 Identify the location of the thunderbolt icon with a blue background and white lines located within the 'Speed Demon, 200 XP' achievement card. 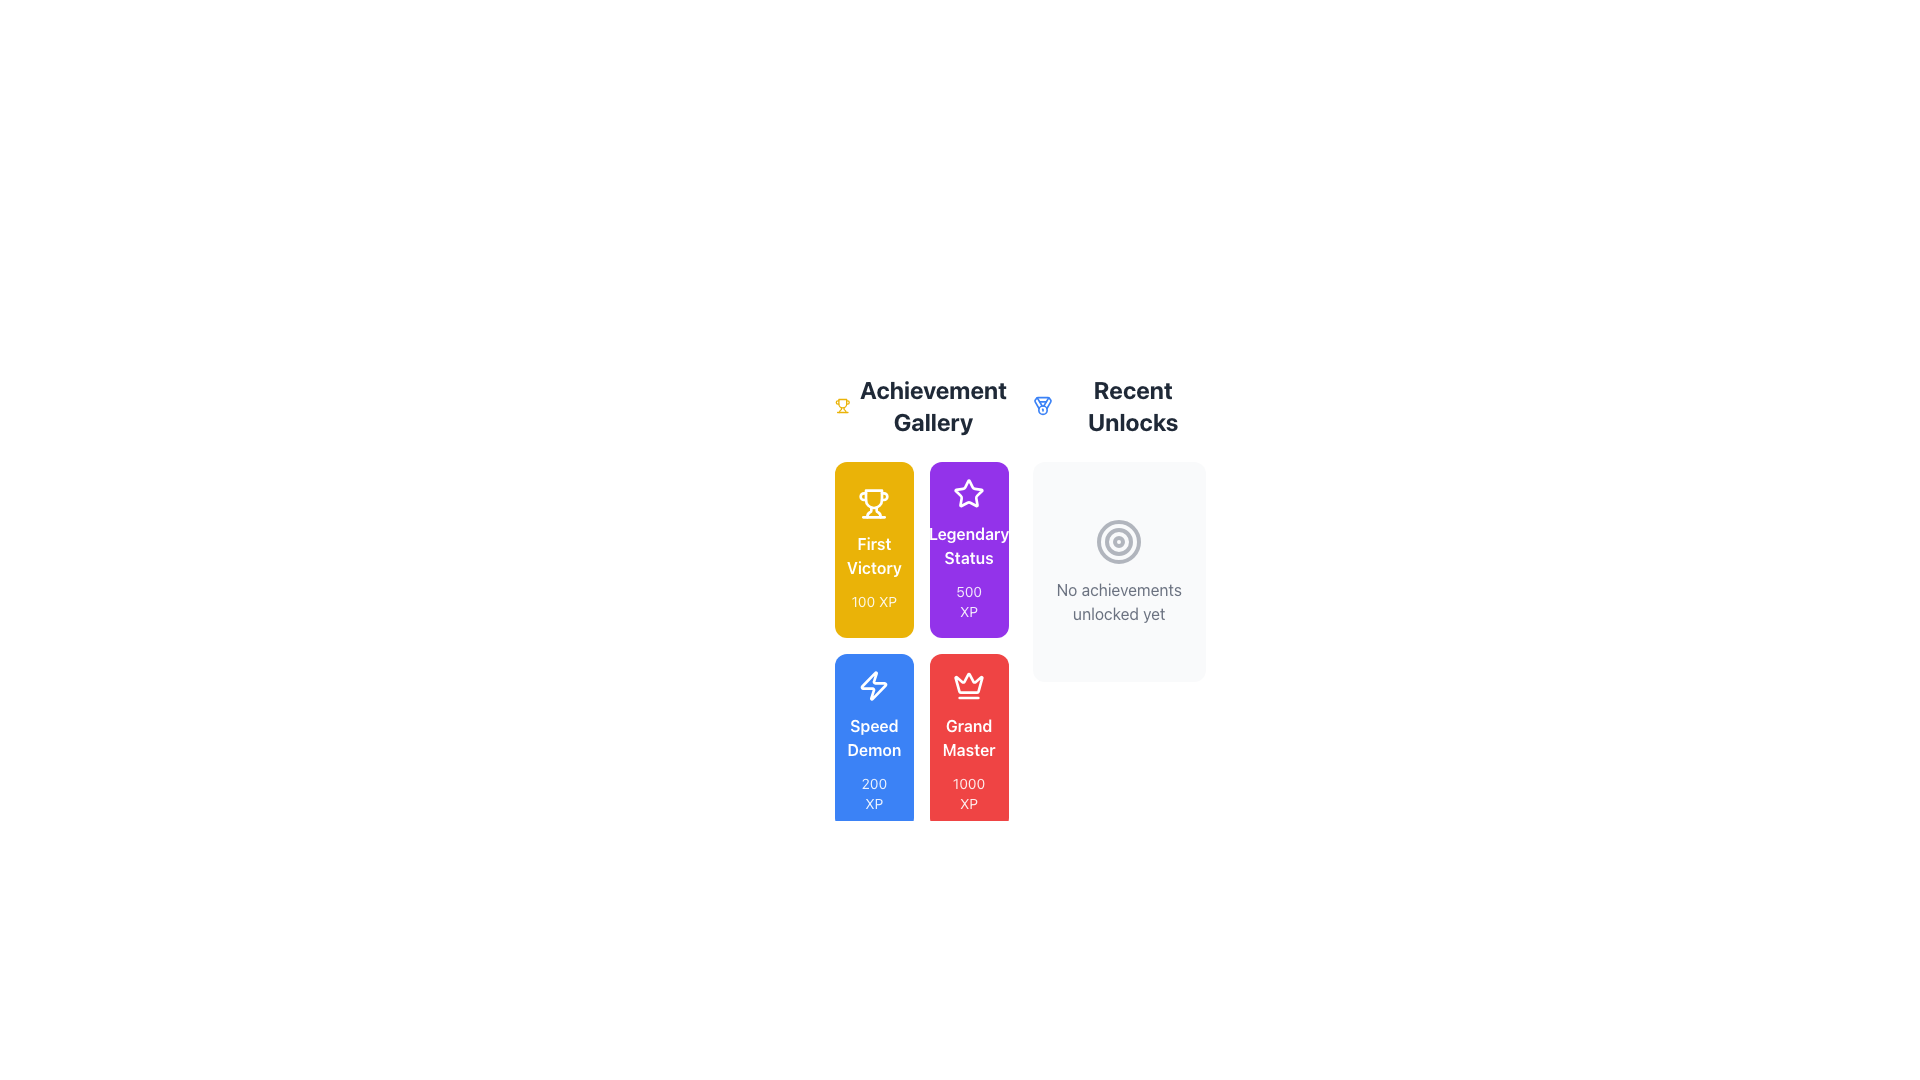
(874, 685).